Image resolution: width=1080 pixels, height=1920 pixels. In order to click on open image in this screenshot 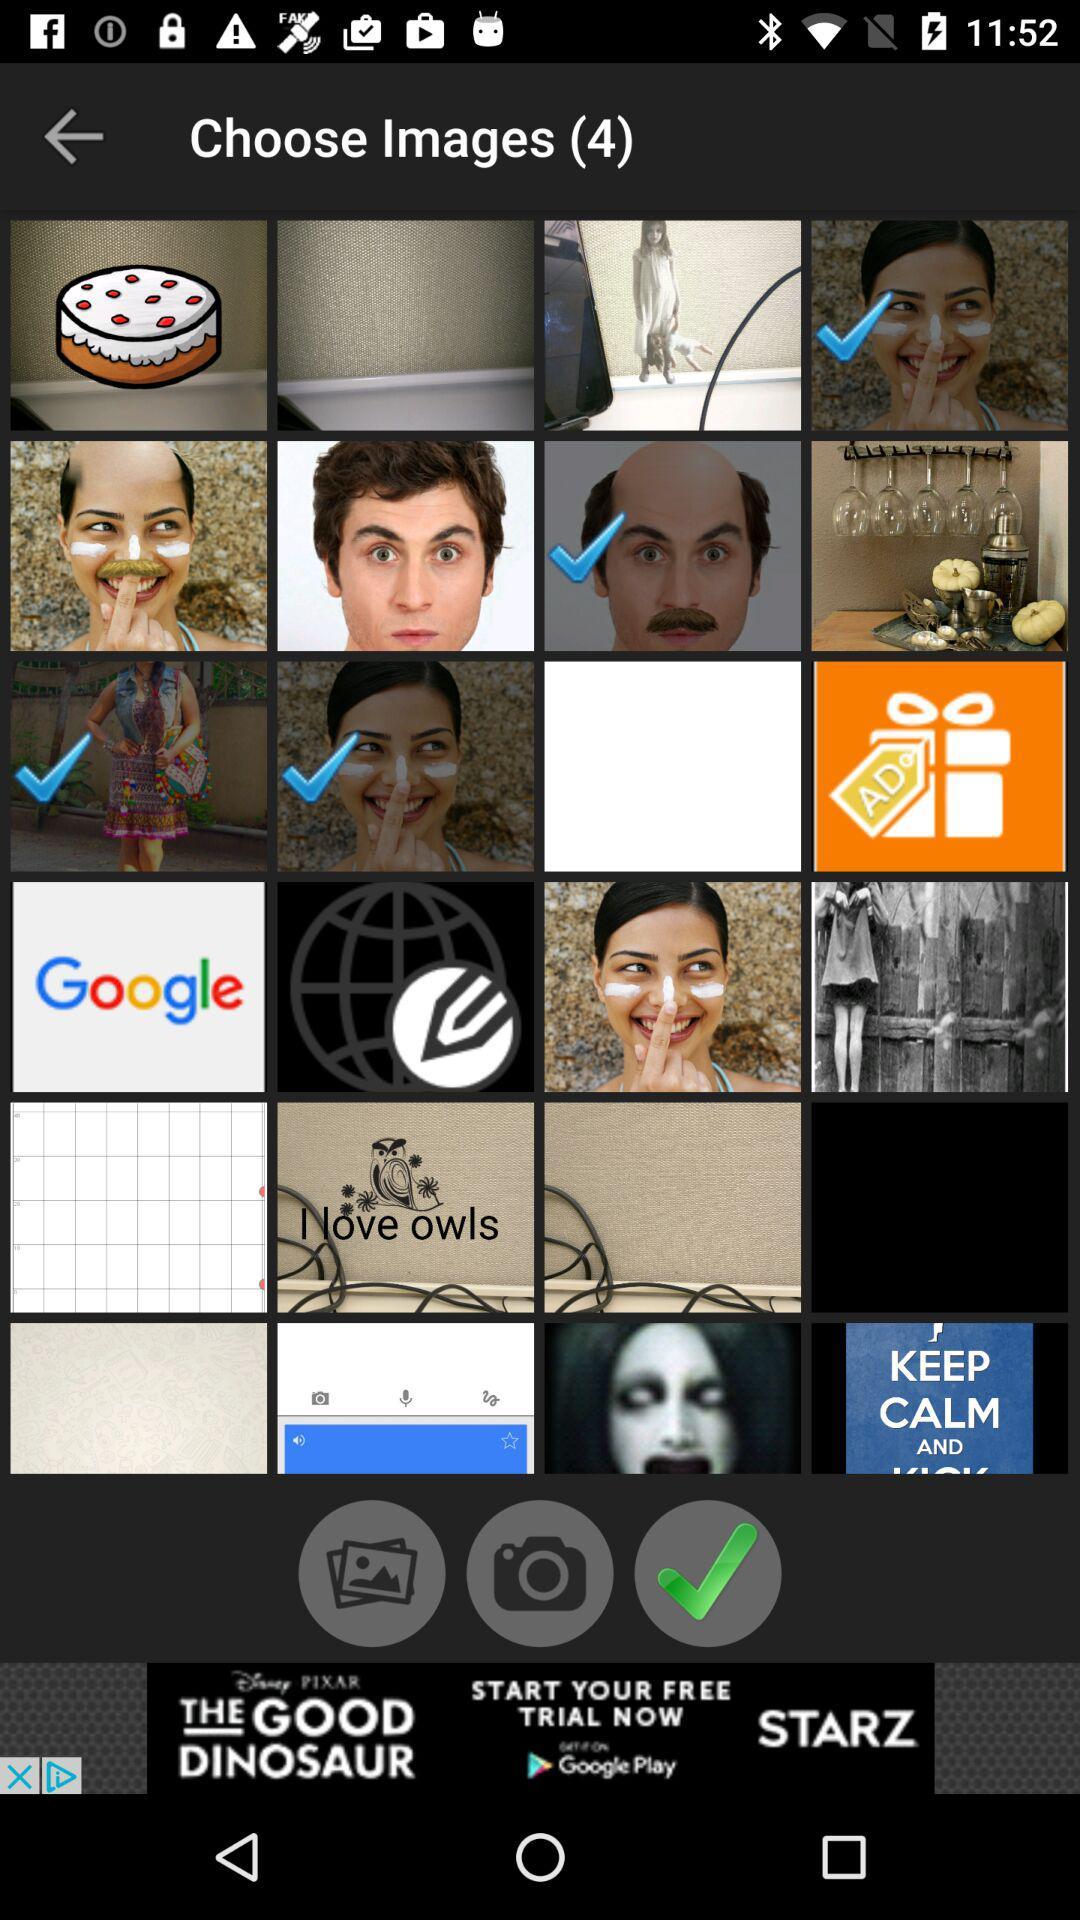, I will do `click(137, 325)`.